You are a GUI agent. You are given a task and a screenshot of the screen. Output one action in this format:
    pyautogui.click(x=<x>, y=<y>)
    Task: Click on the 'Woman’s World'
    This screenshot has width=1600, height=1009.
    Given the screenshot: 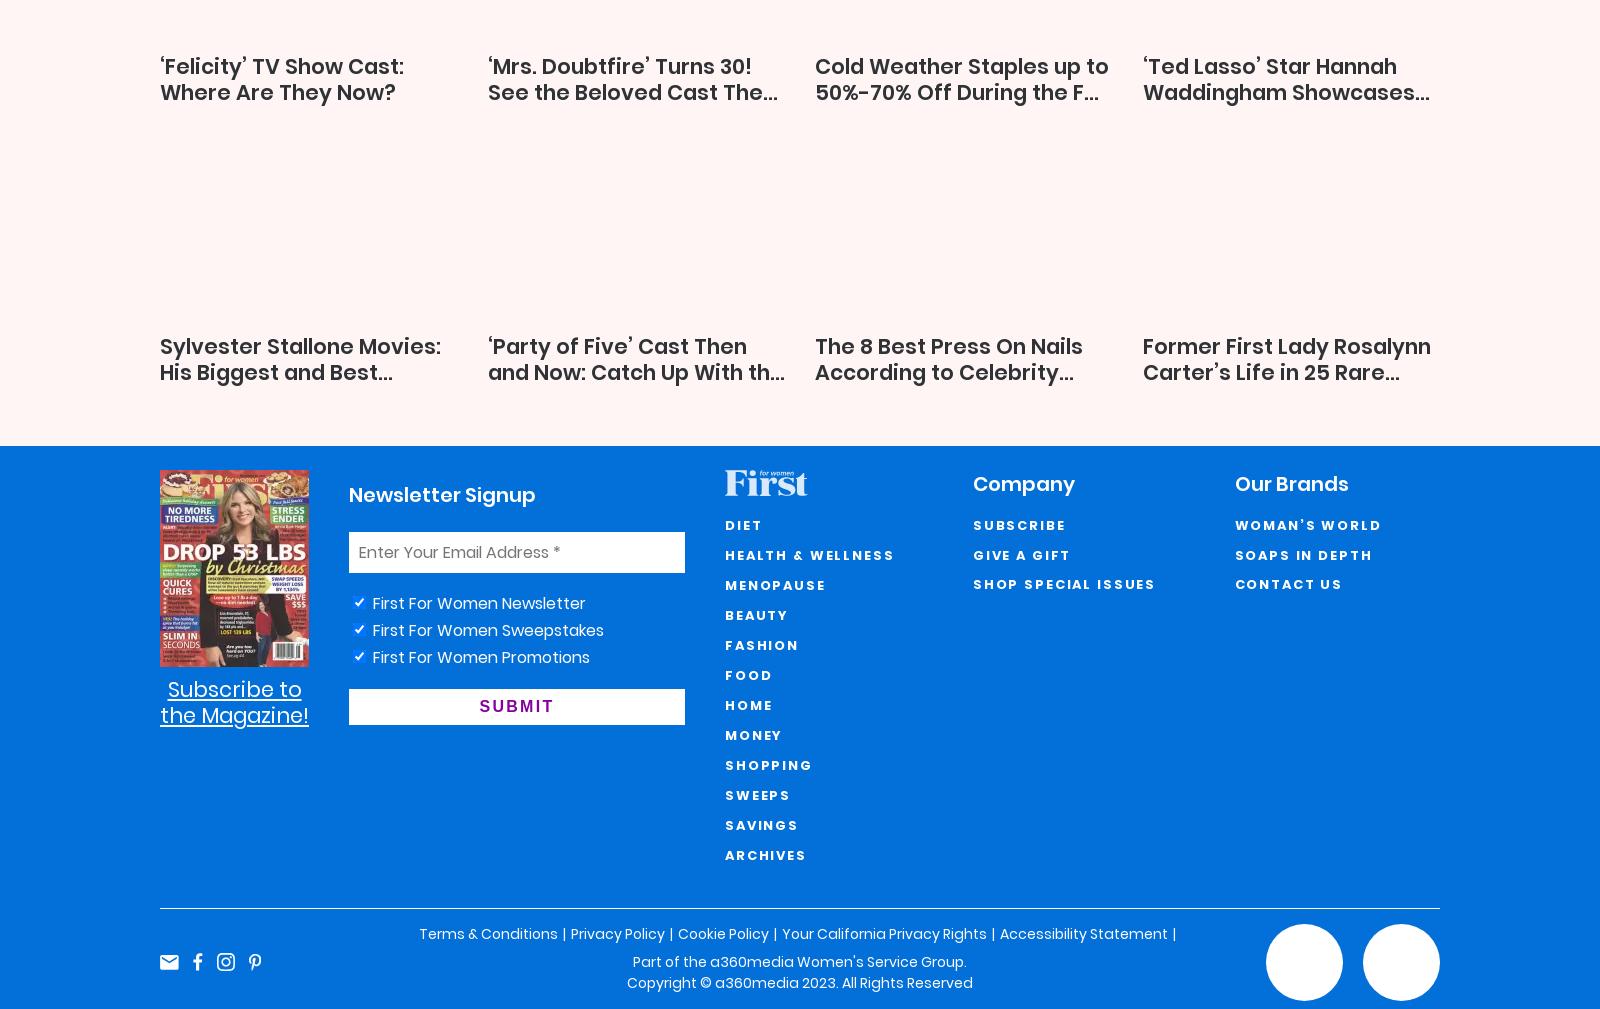 What is the action you would take?
    pyautogui.click(x=1306, y=525)
    